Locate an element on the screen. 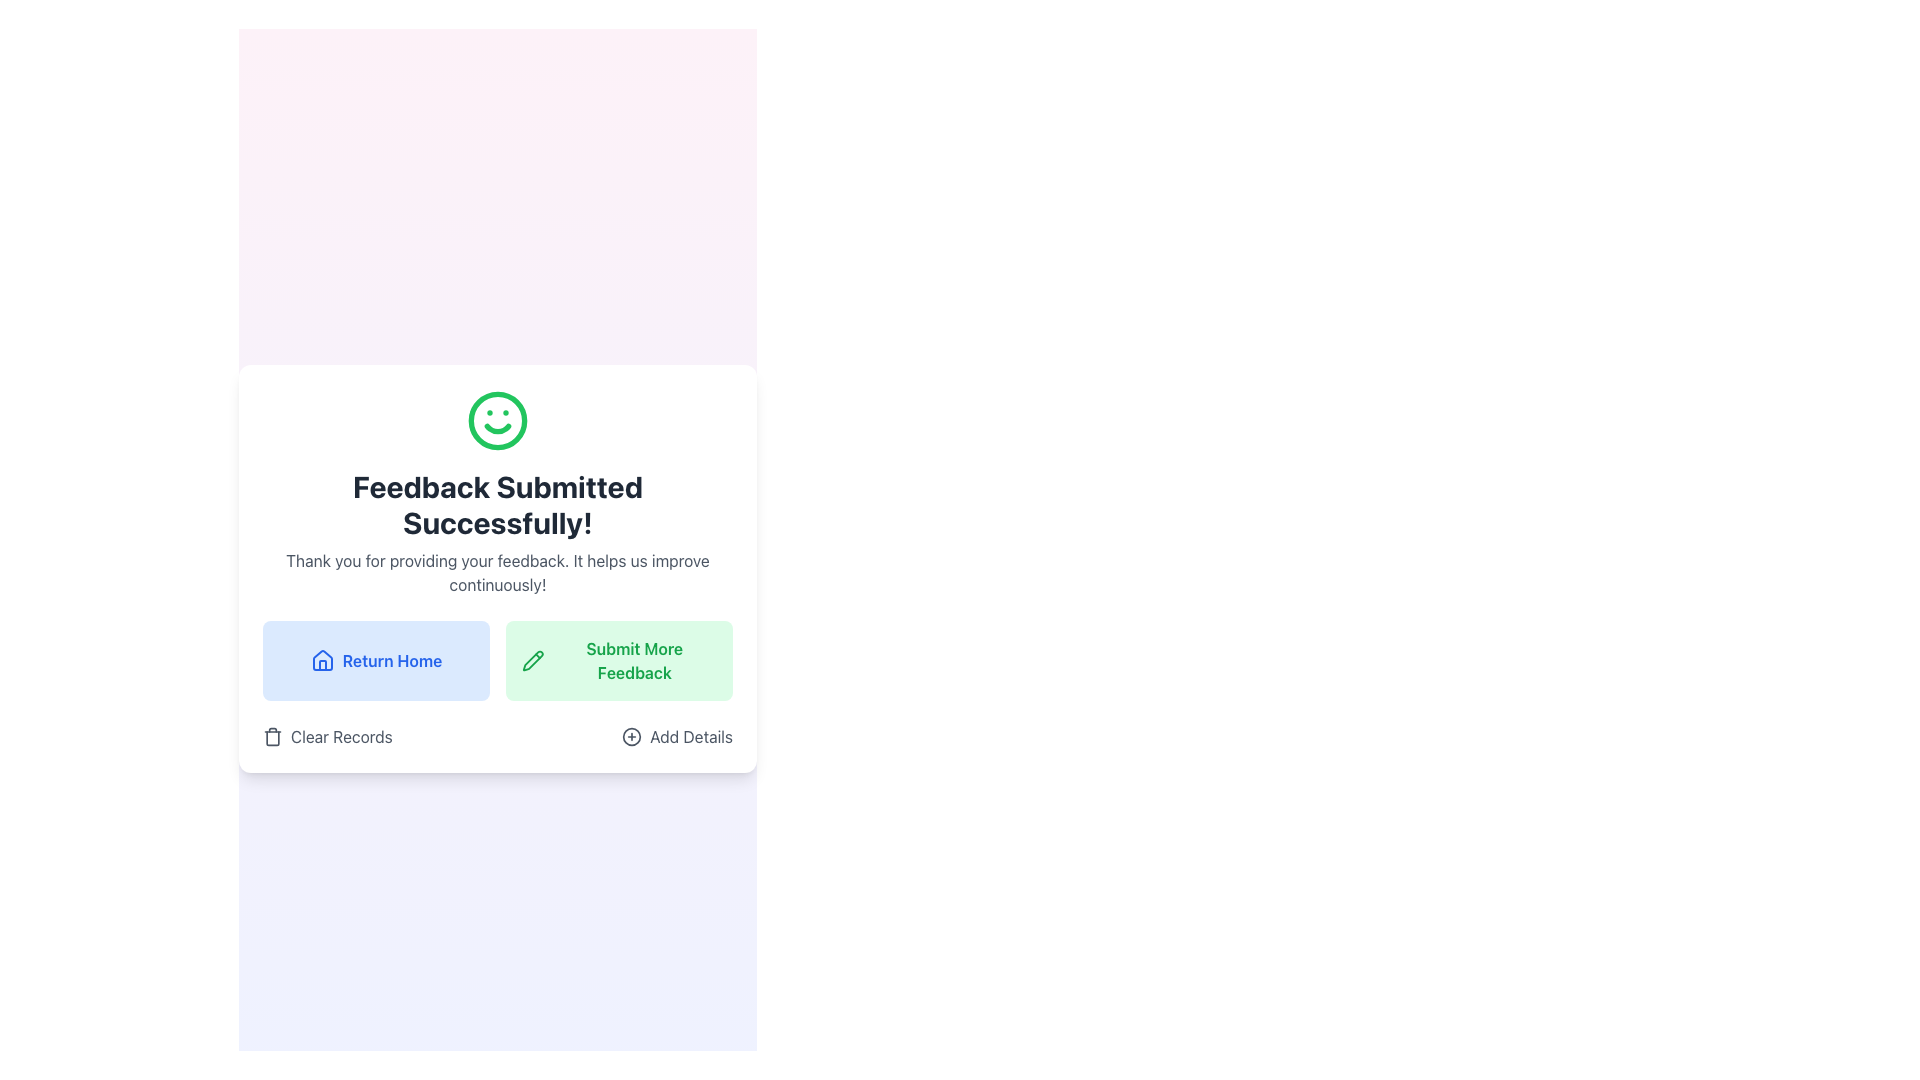 This screenshot has width=1920, height=1080. the green 'Submit More Feedback' button with rounded corners to observe the hover effects is located at coordinates (618, 660).